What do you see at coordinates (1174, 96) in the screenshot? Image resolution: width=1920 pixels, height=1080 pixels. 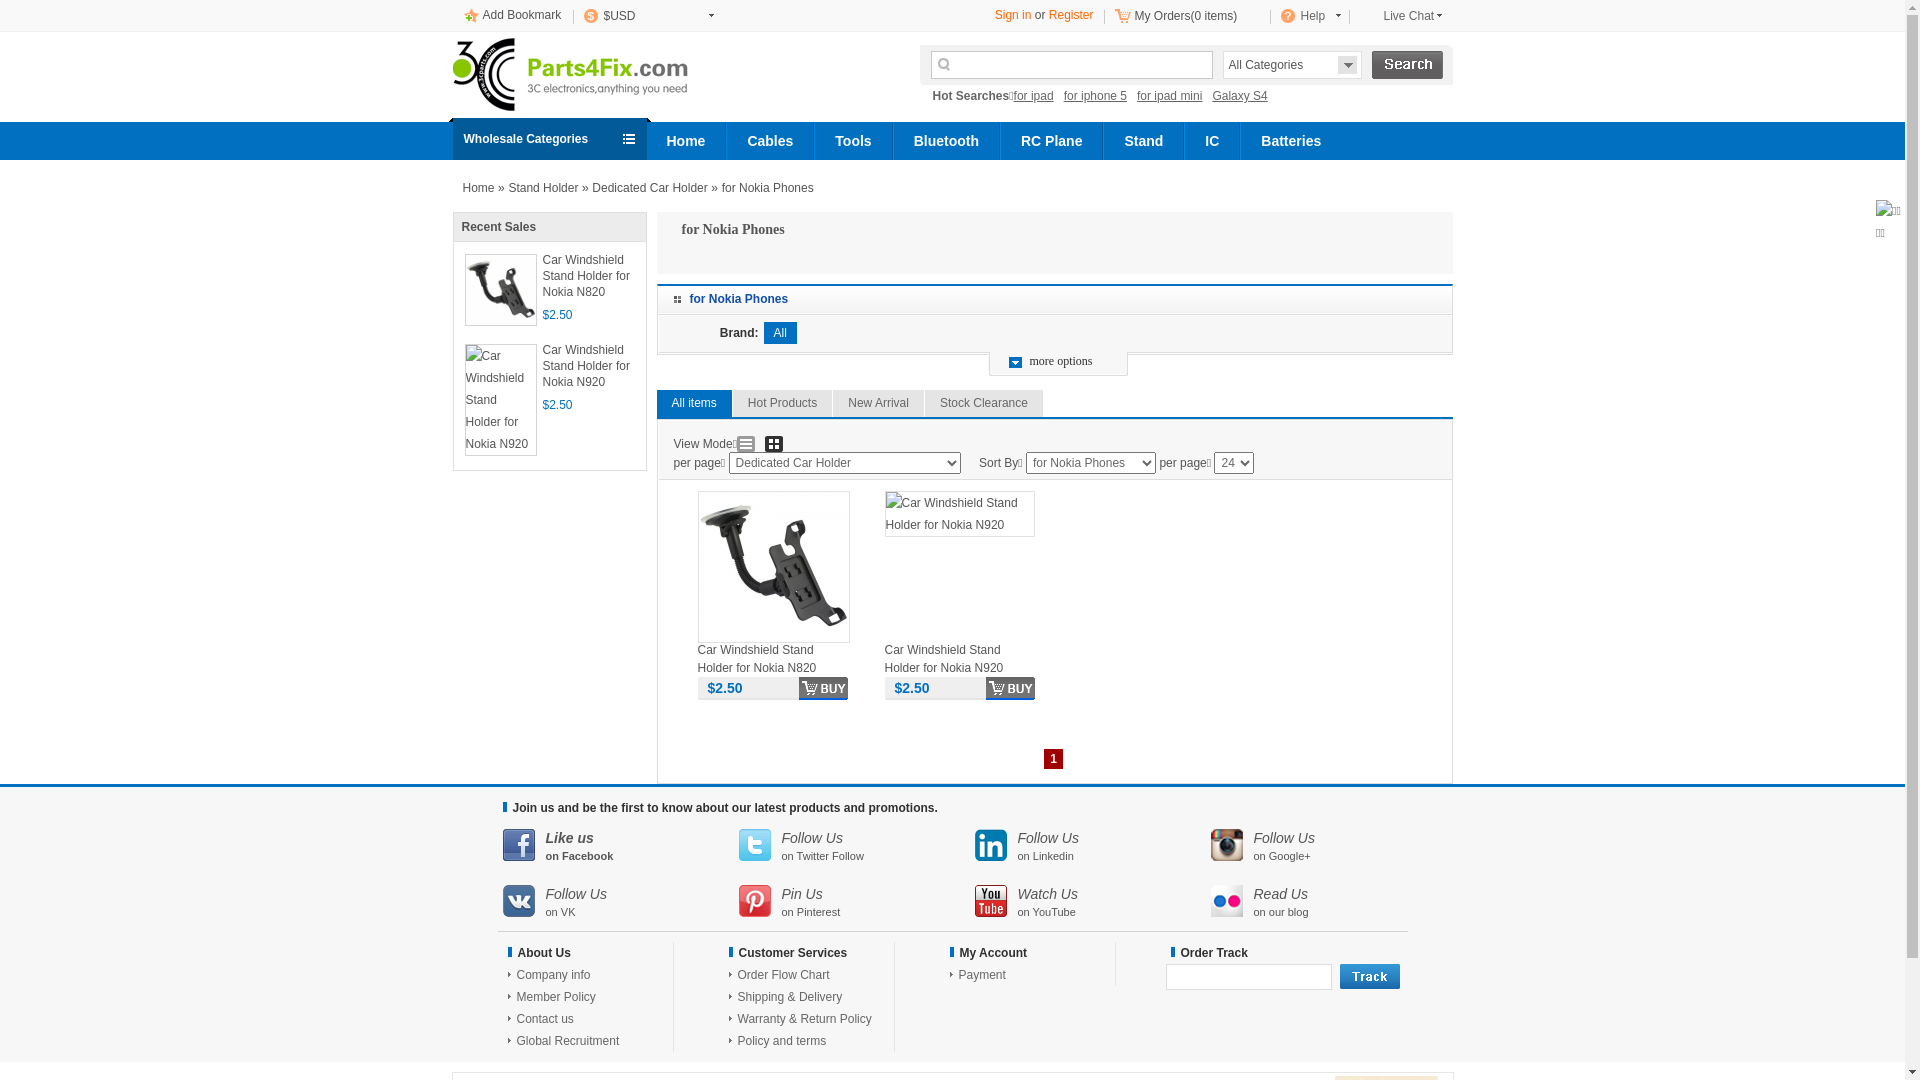 I see `'for ipad mini'` at bounding box center [1174, 96].